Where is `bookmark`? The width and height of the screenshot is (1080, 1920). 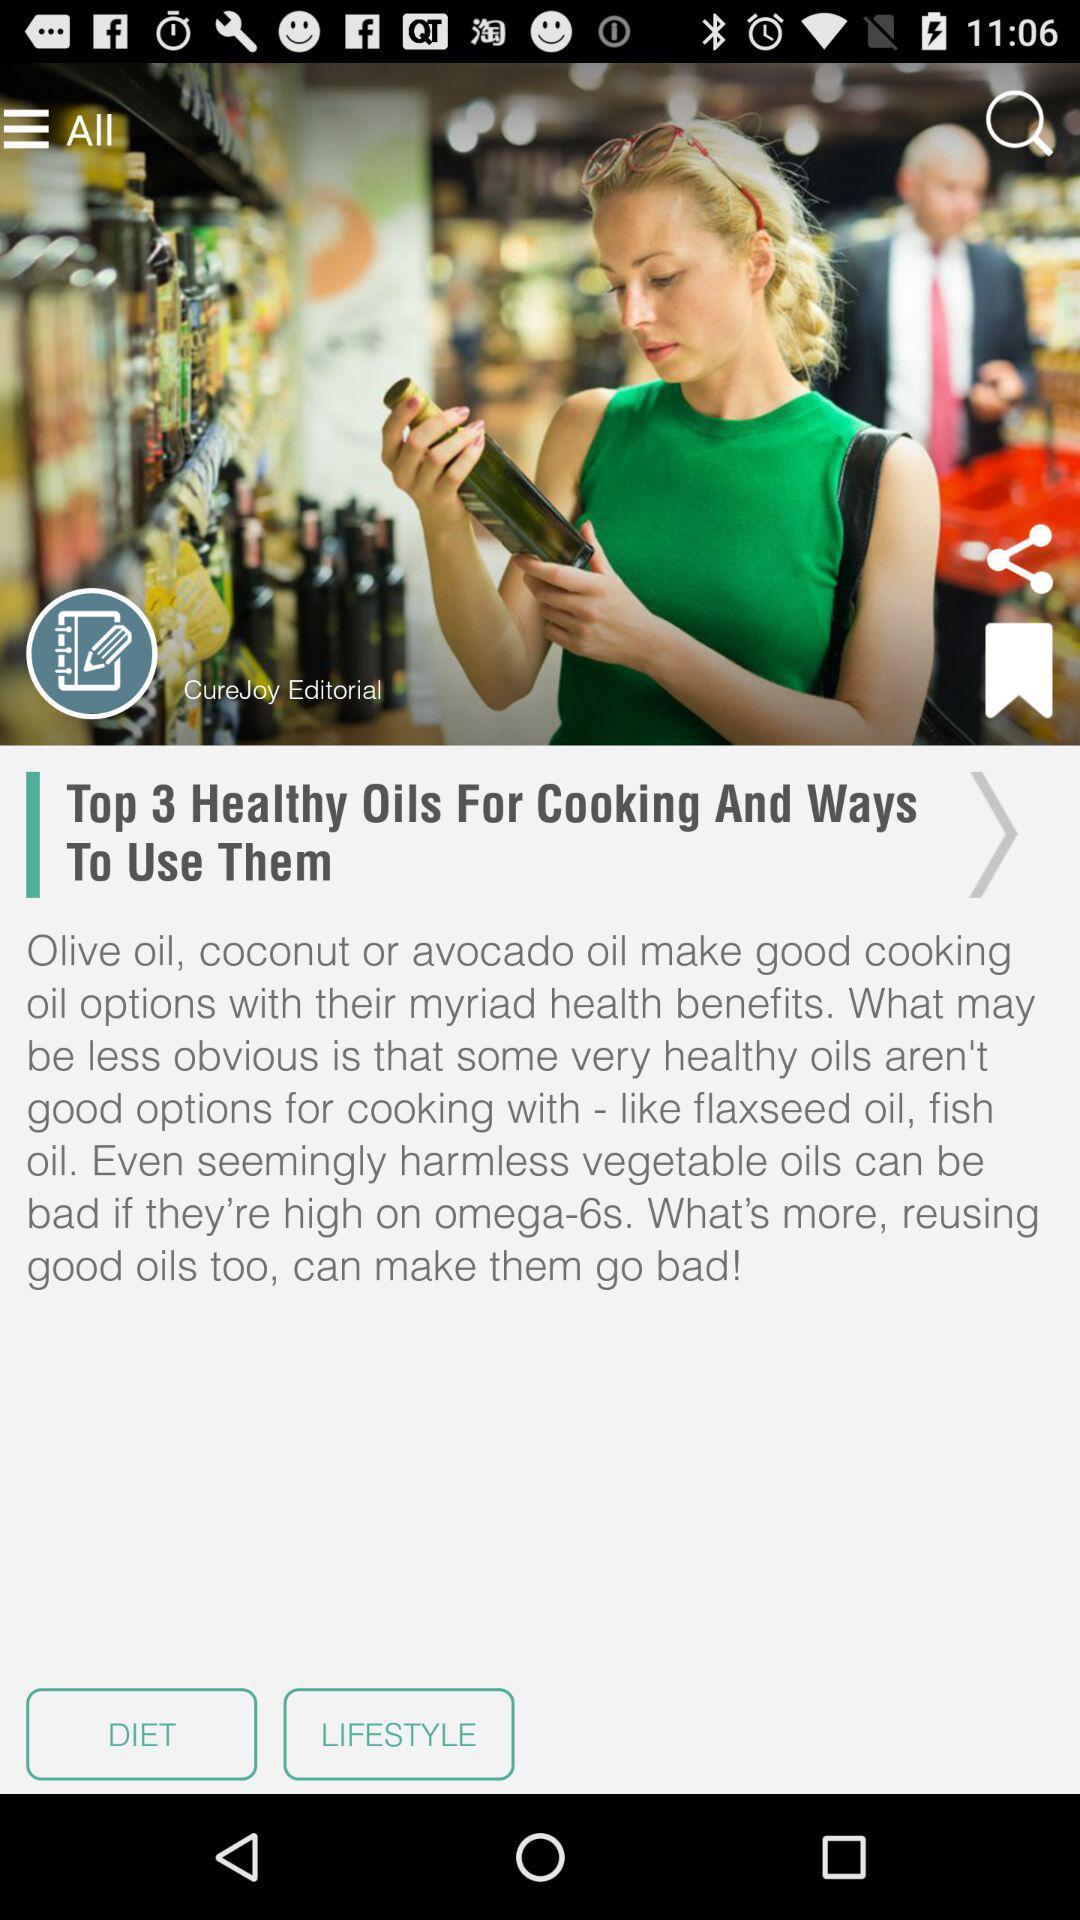 bookmark is located at coordinates (1019, 670).